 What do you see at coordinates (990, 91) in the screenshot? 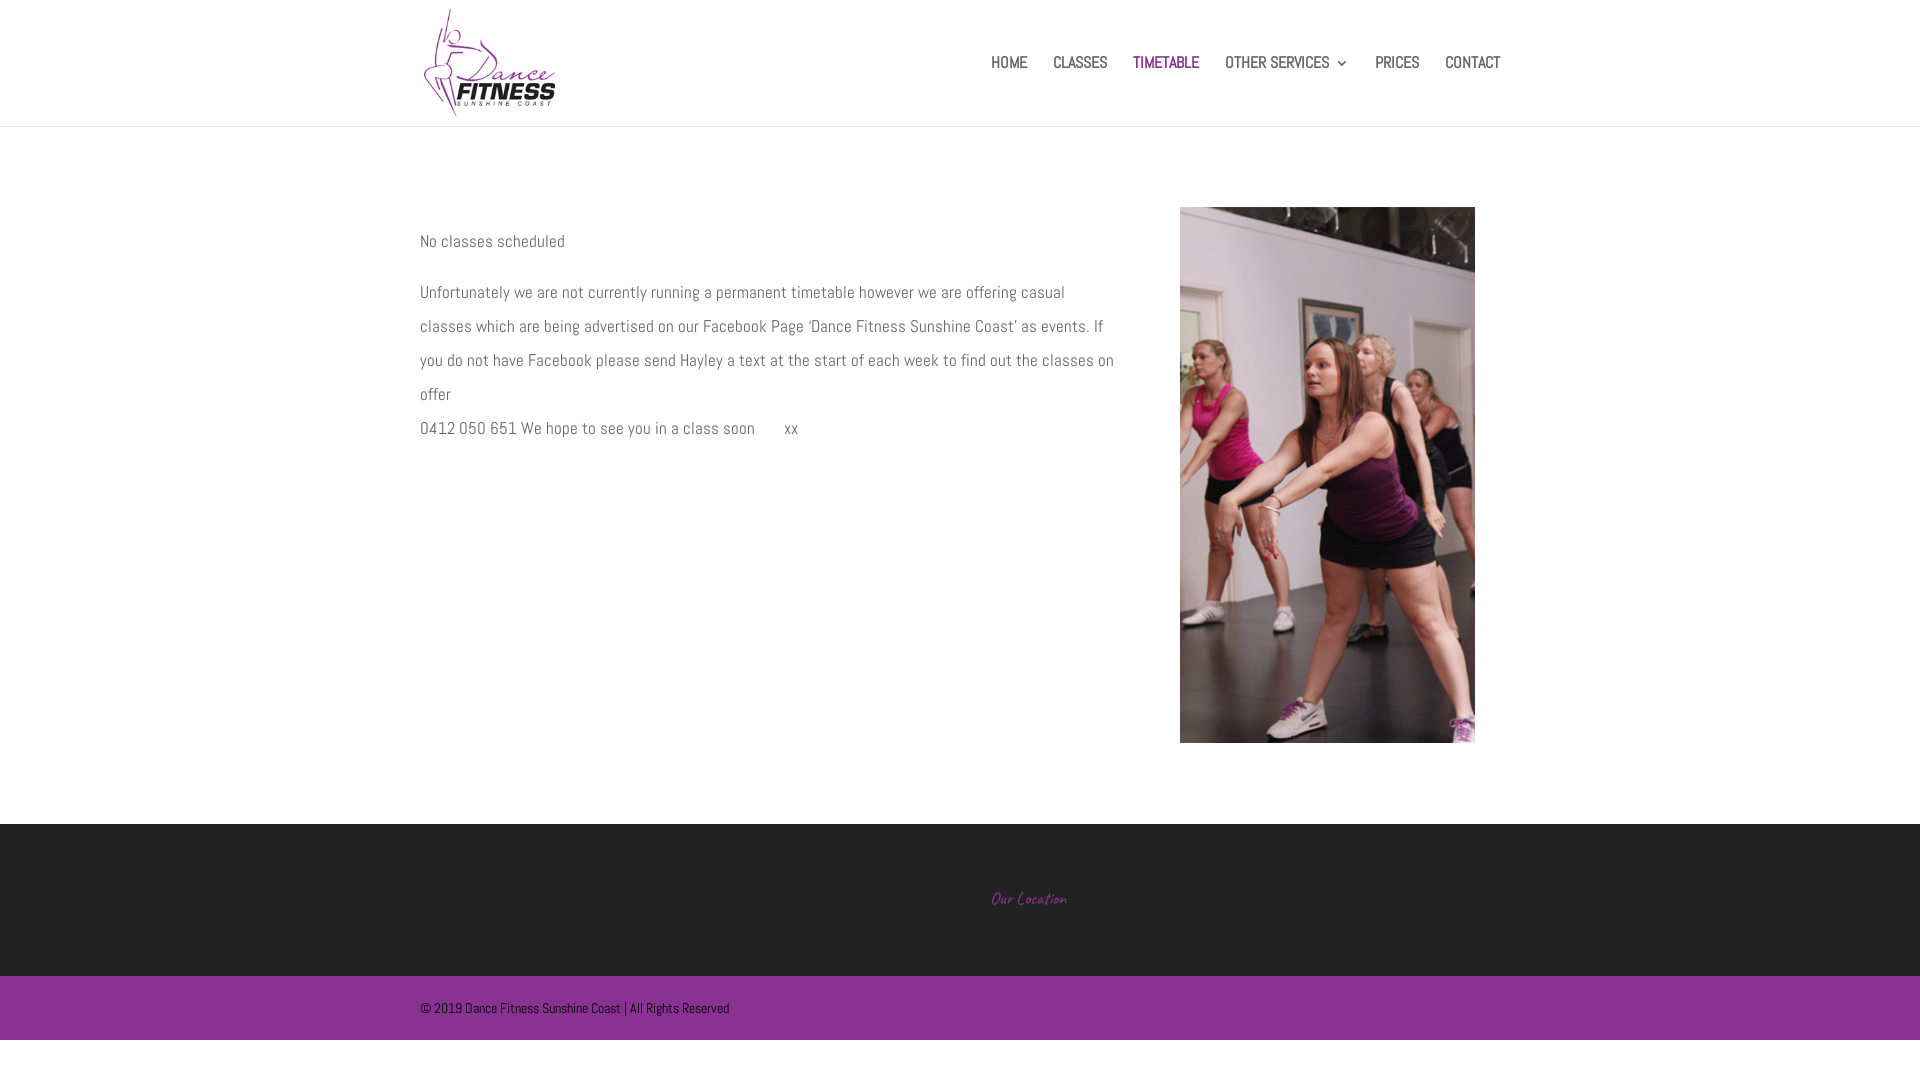
I see `'HOME'` at bounding box center [990, 91].